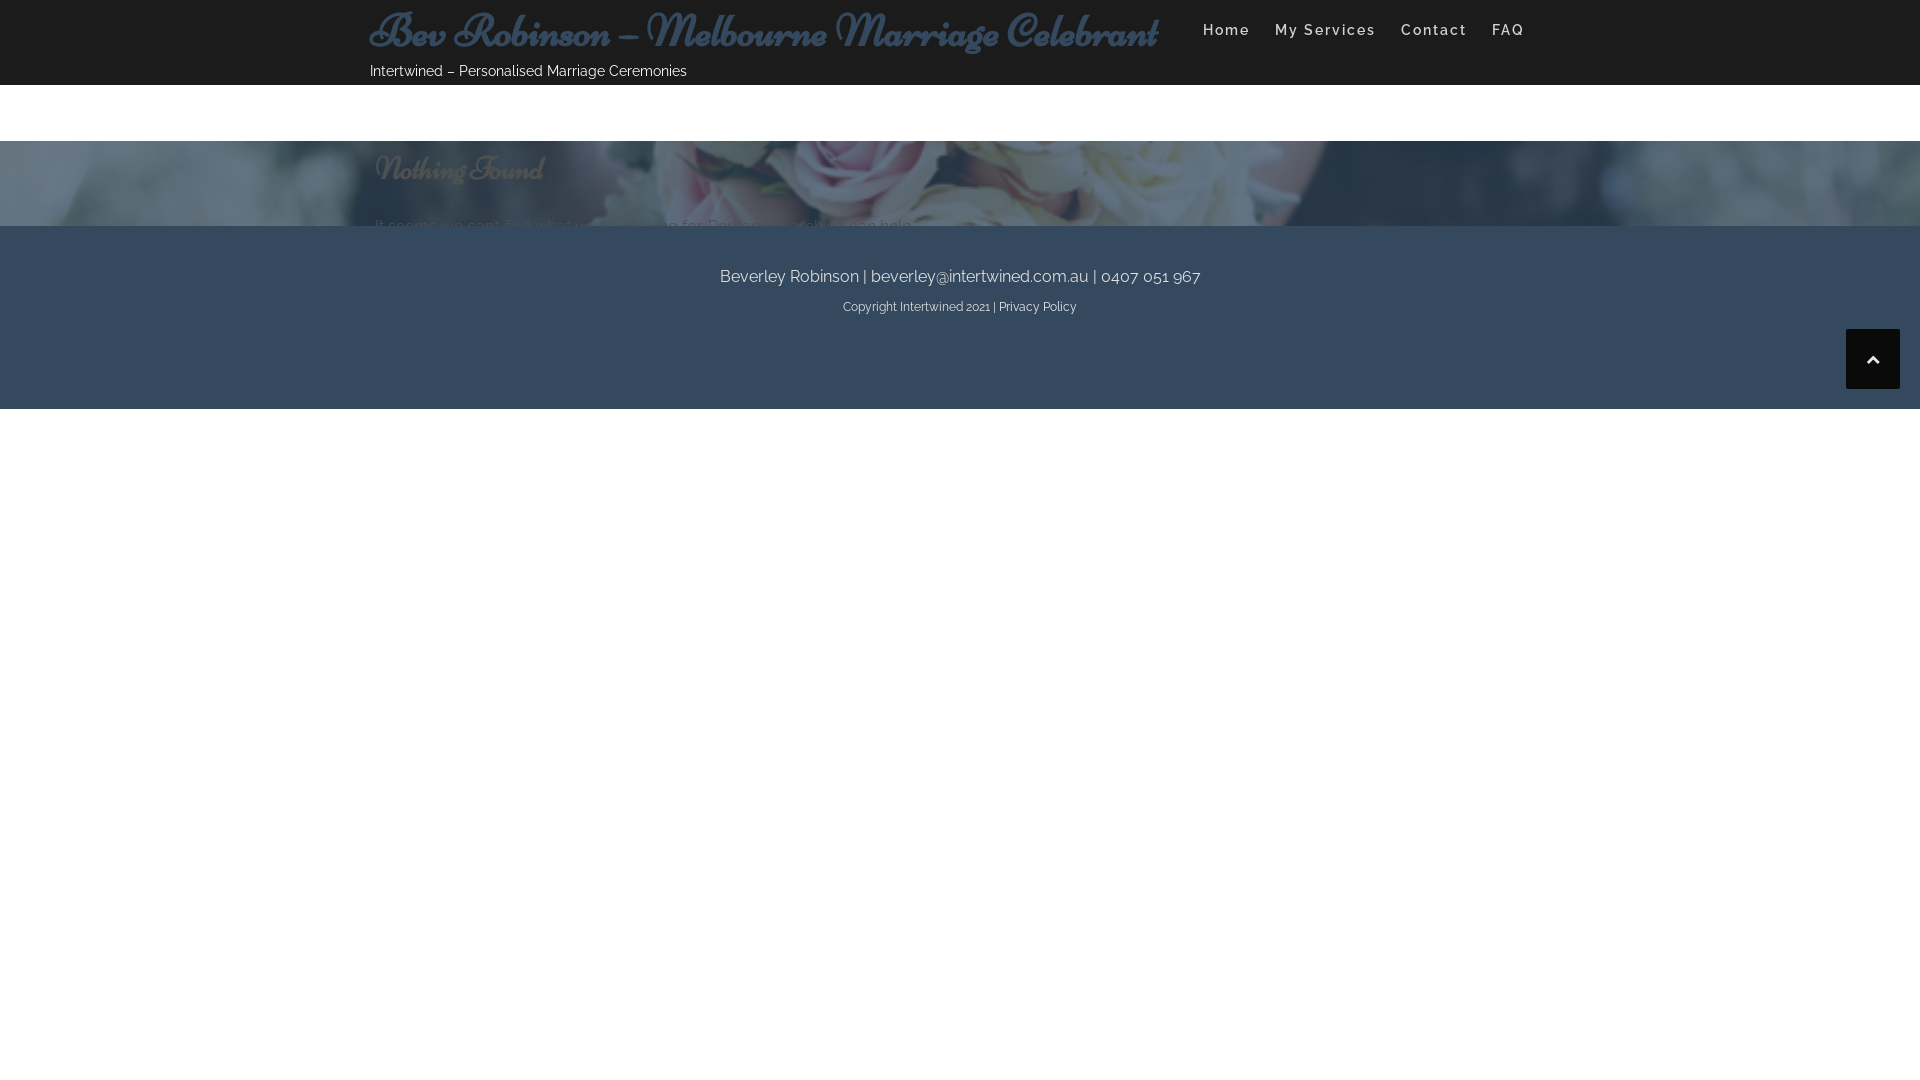 The image size is (1920, 1080). I want to click on 'FAQ', so click(1508, 33).